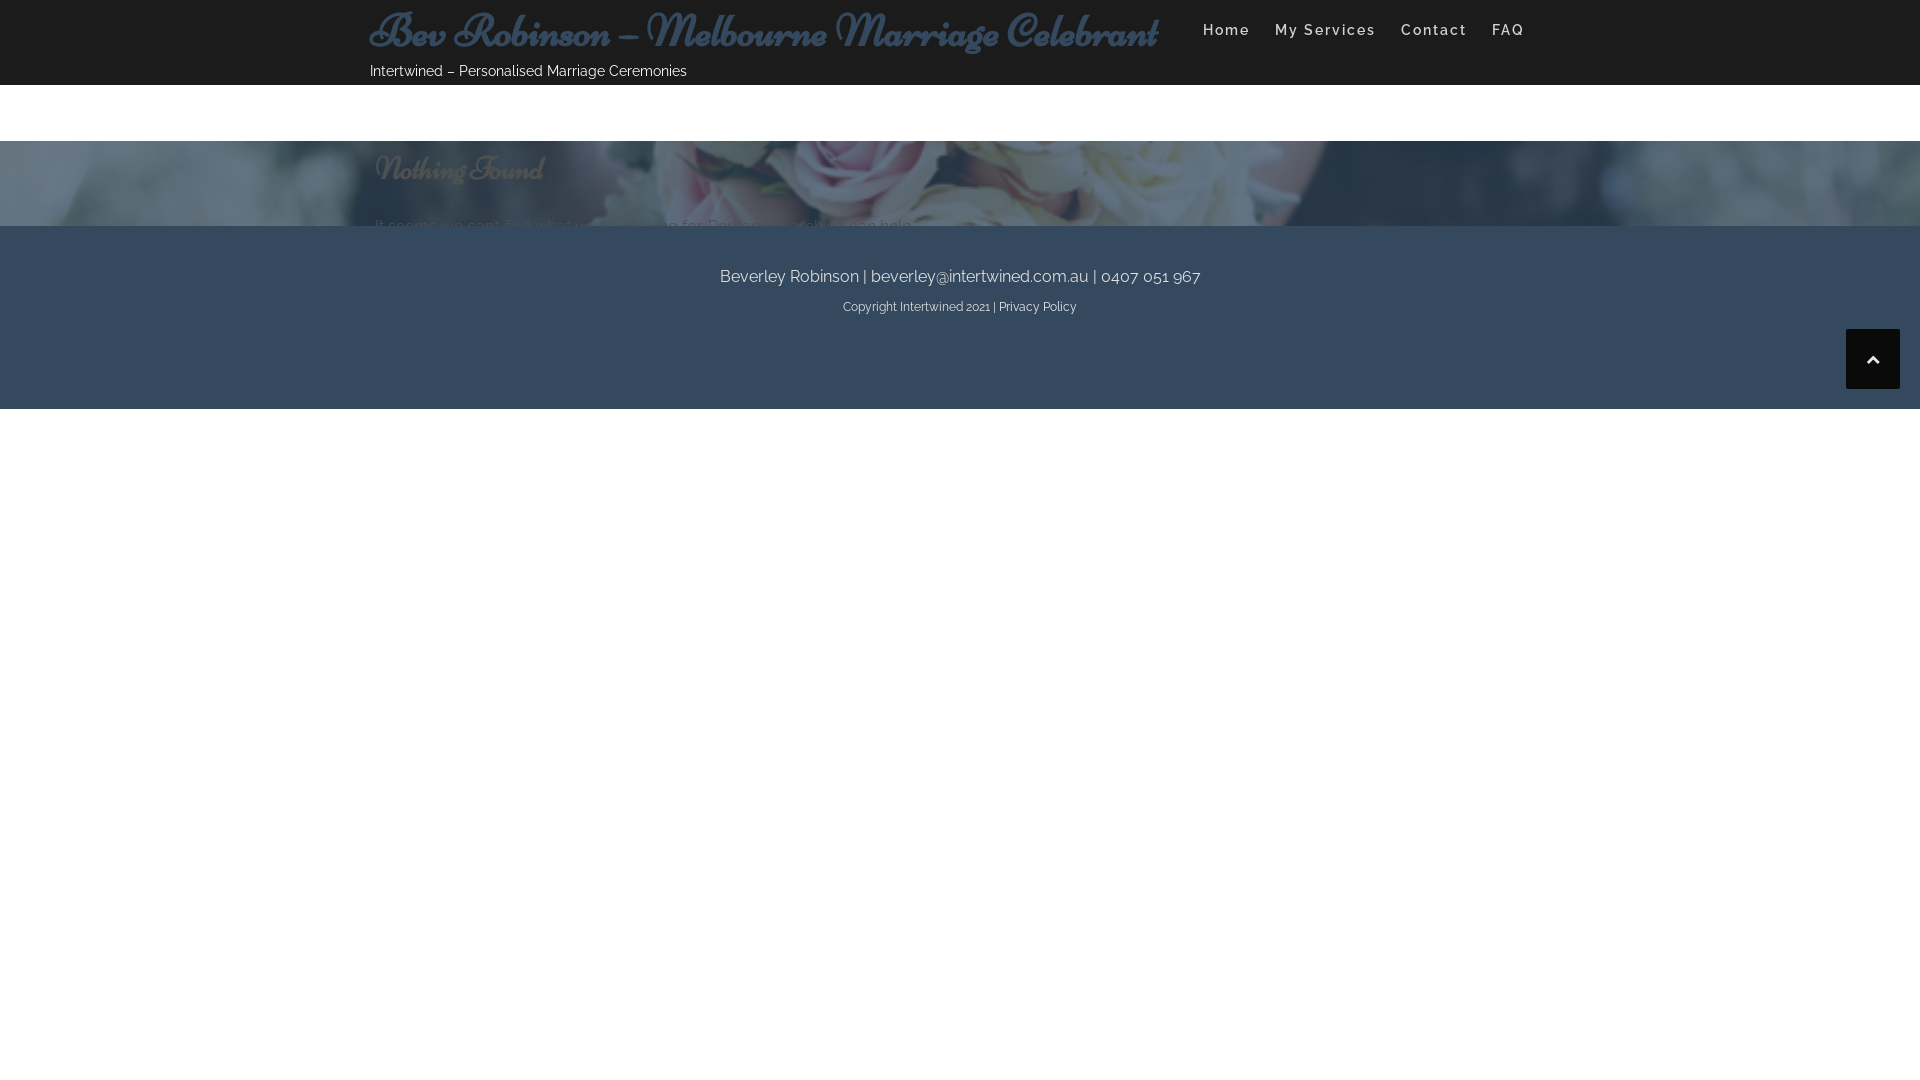 The image size is (1920, 1080). I want to click on 'FAQ', so click(1508, 33).